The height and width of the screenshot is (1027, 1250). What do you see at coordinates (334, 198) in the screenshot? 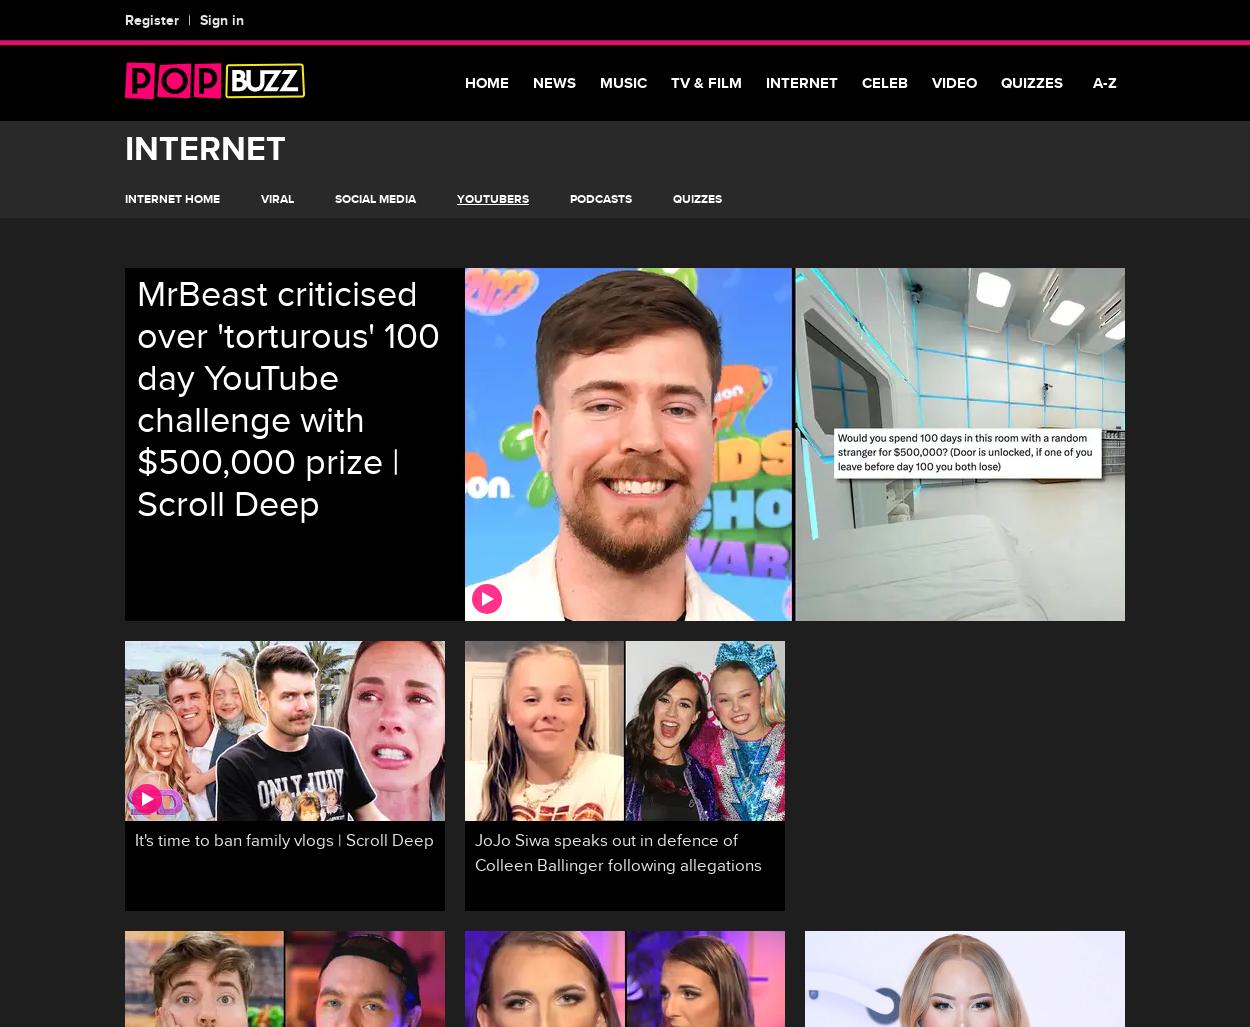
I see `'Social Media'` at bounding box center [334, 198].